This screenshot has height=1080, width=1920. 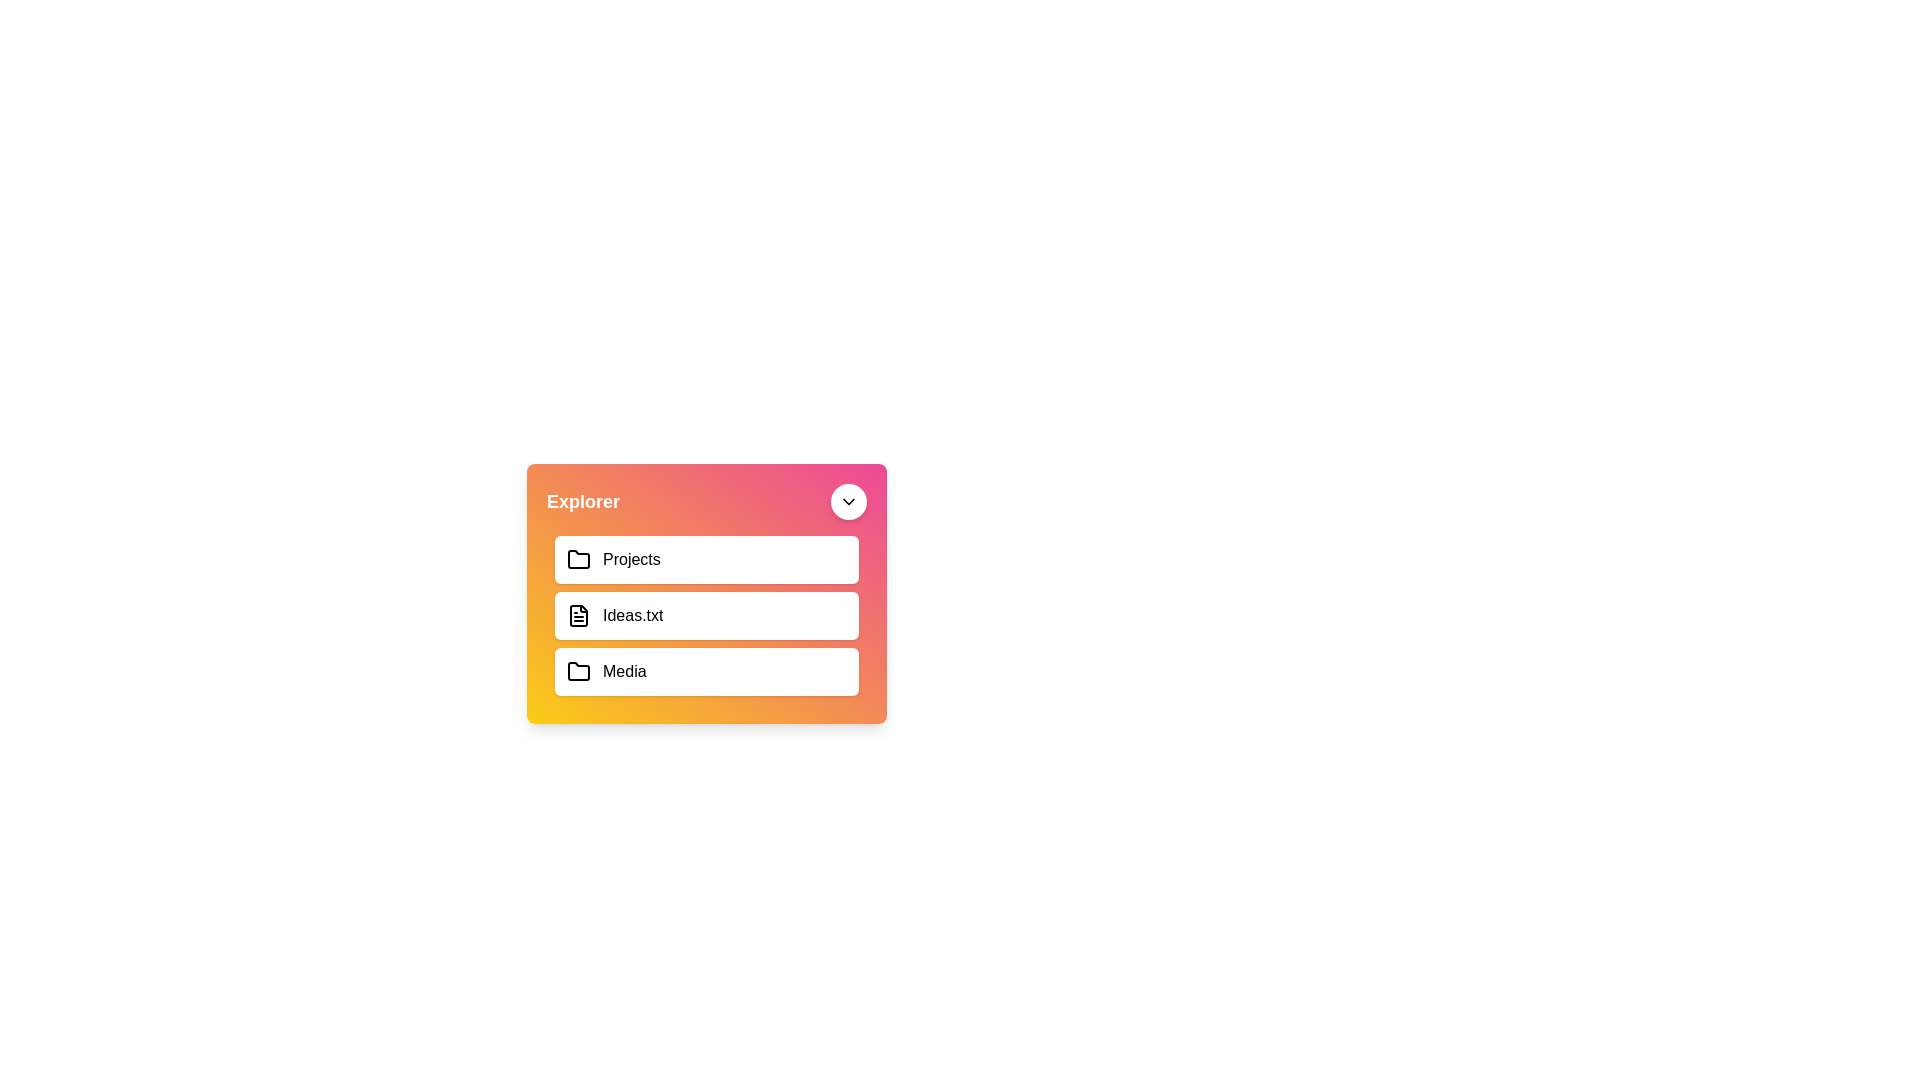 I want to click on the toggle button to expand or collapse the Explorer menu, so click(x=849, y=500).